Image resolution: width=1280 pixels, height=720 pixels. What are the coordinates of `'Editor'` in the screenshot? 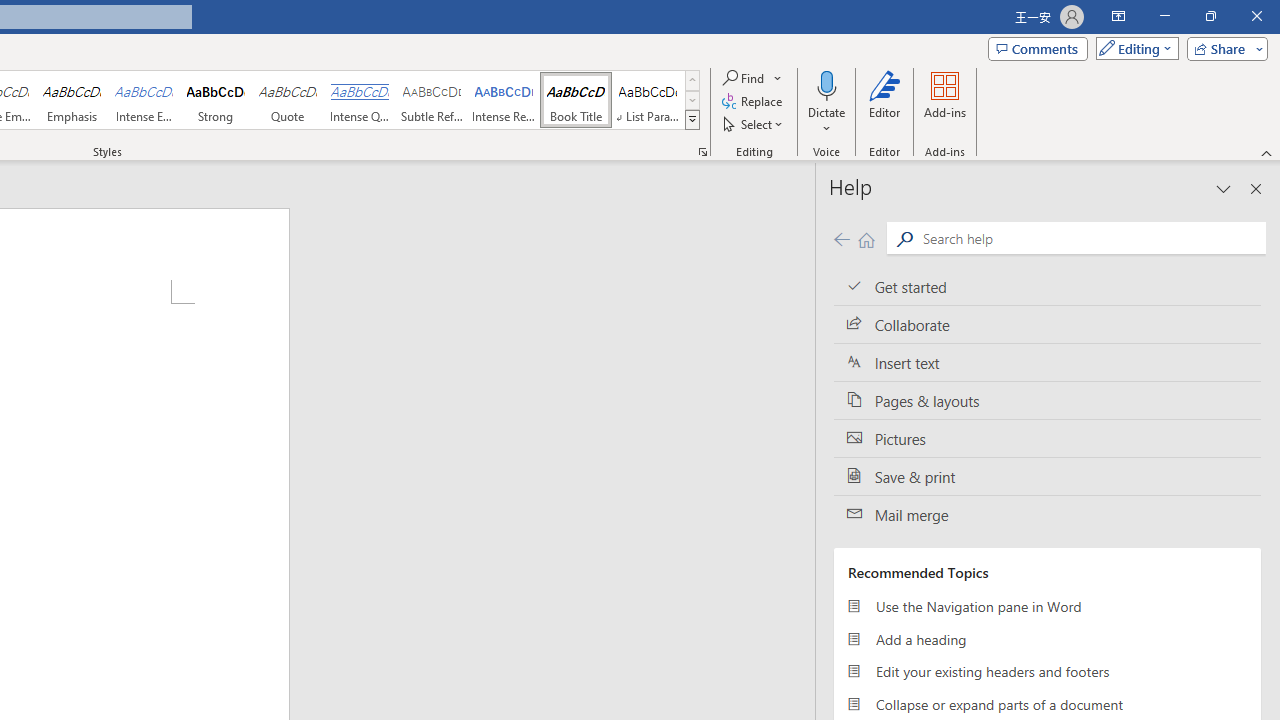 It's located at (884, 103).